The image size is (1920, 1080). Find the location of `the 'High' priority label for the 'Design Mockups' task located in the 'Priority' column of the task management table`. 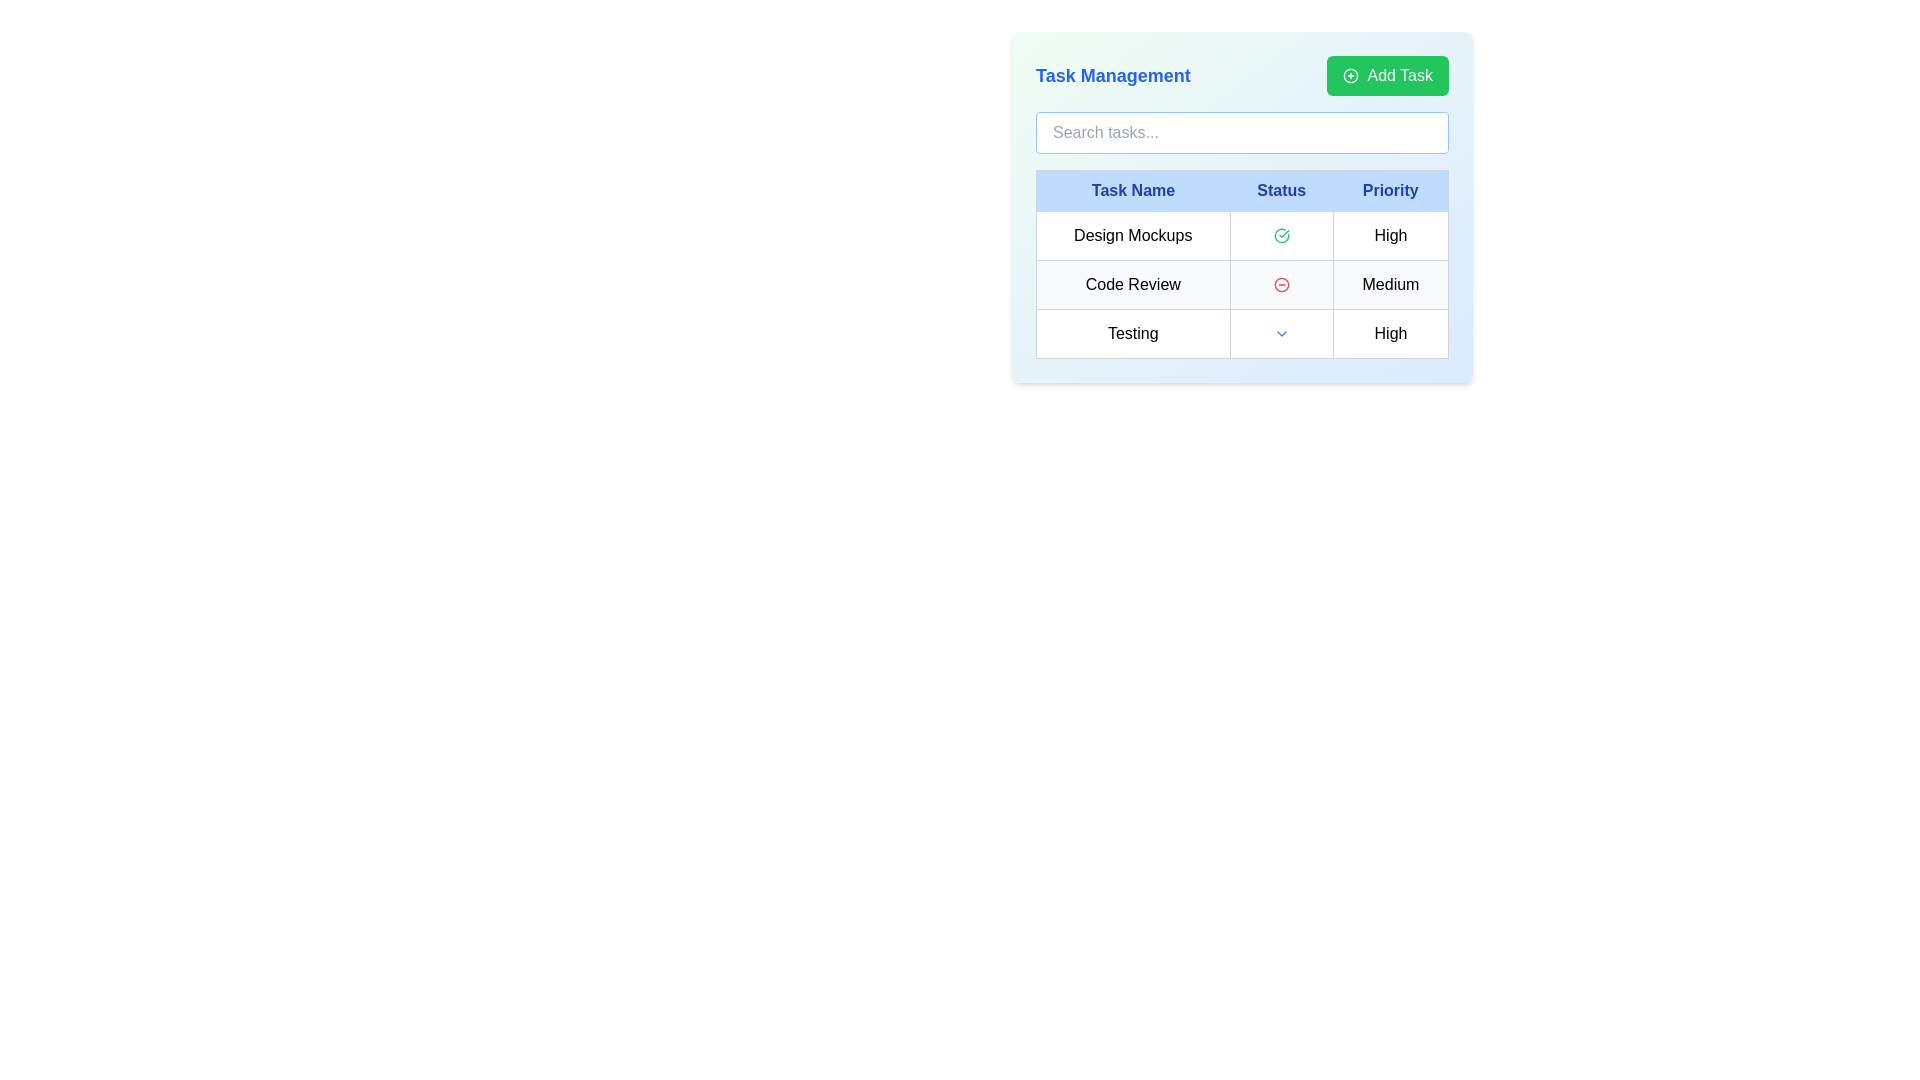

the 'High' priority label for the 'Design Mockups' task located in the 'Priority' column of the task management table is located at coordinates (1390, 234).